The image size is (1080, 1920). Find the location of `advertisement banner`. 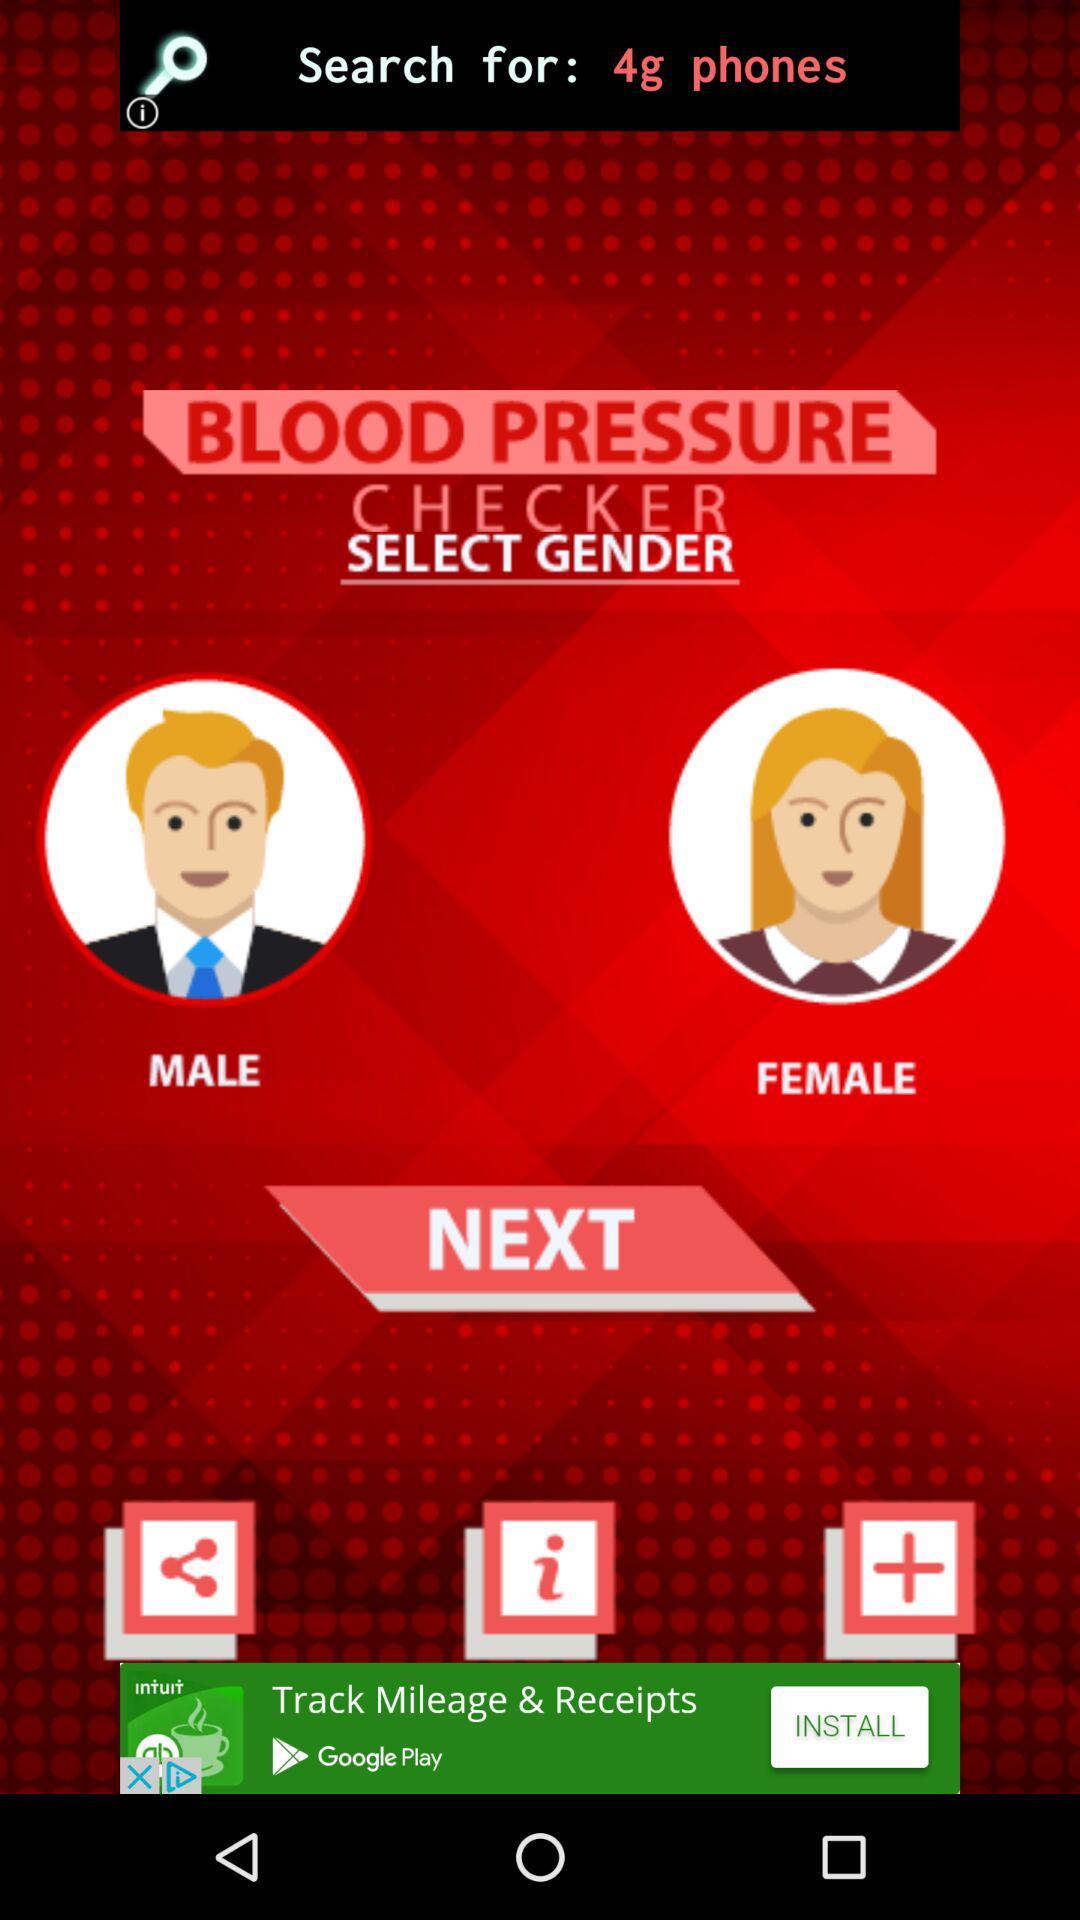

advertisement banner is located at coordinates (540, 65).